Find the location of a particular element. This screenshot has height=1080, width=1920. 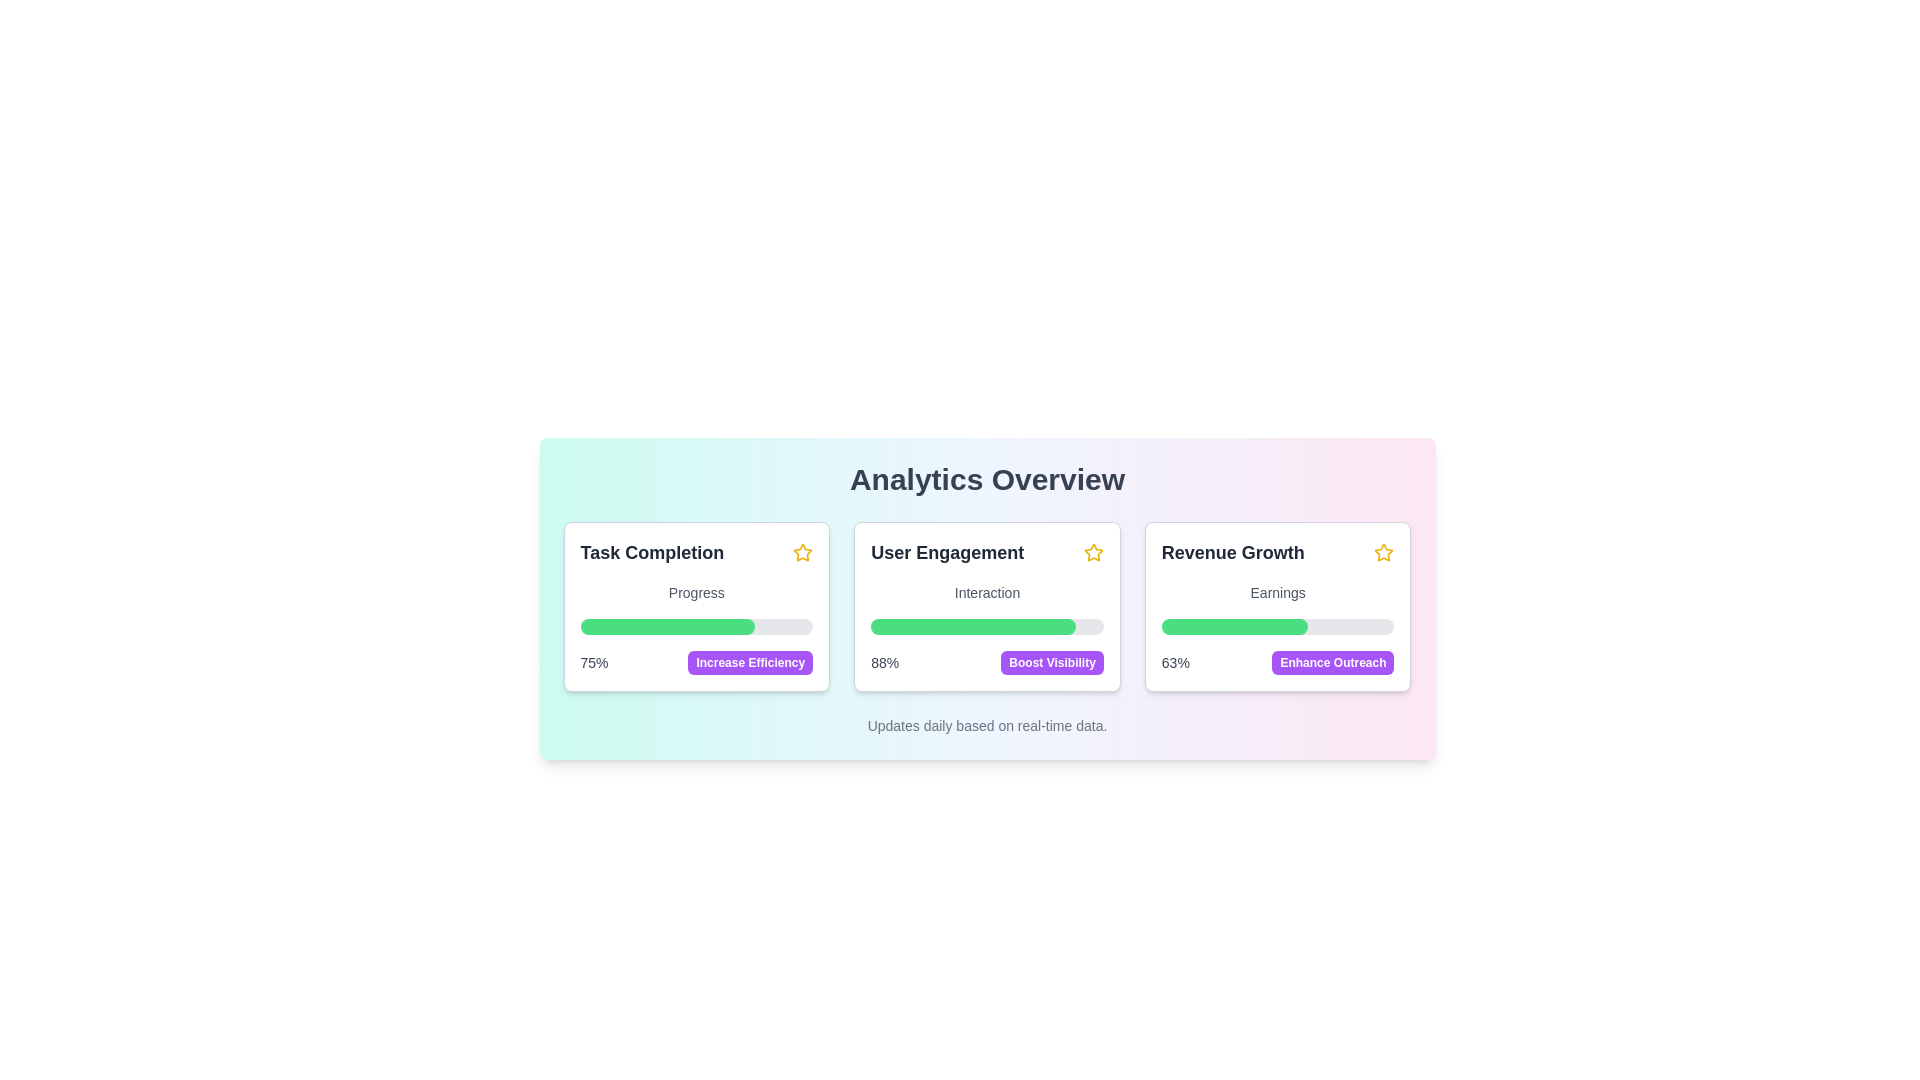

the rectangular button with a purple background and white bold text reading 'Enhance Outreach' located at the bottom right of the 'Revenue Growth' section card for more information is located at coordinates (1333, 663).